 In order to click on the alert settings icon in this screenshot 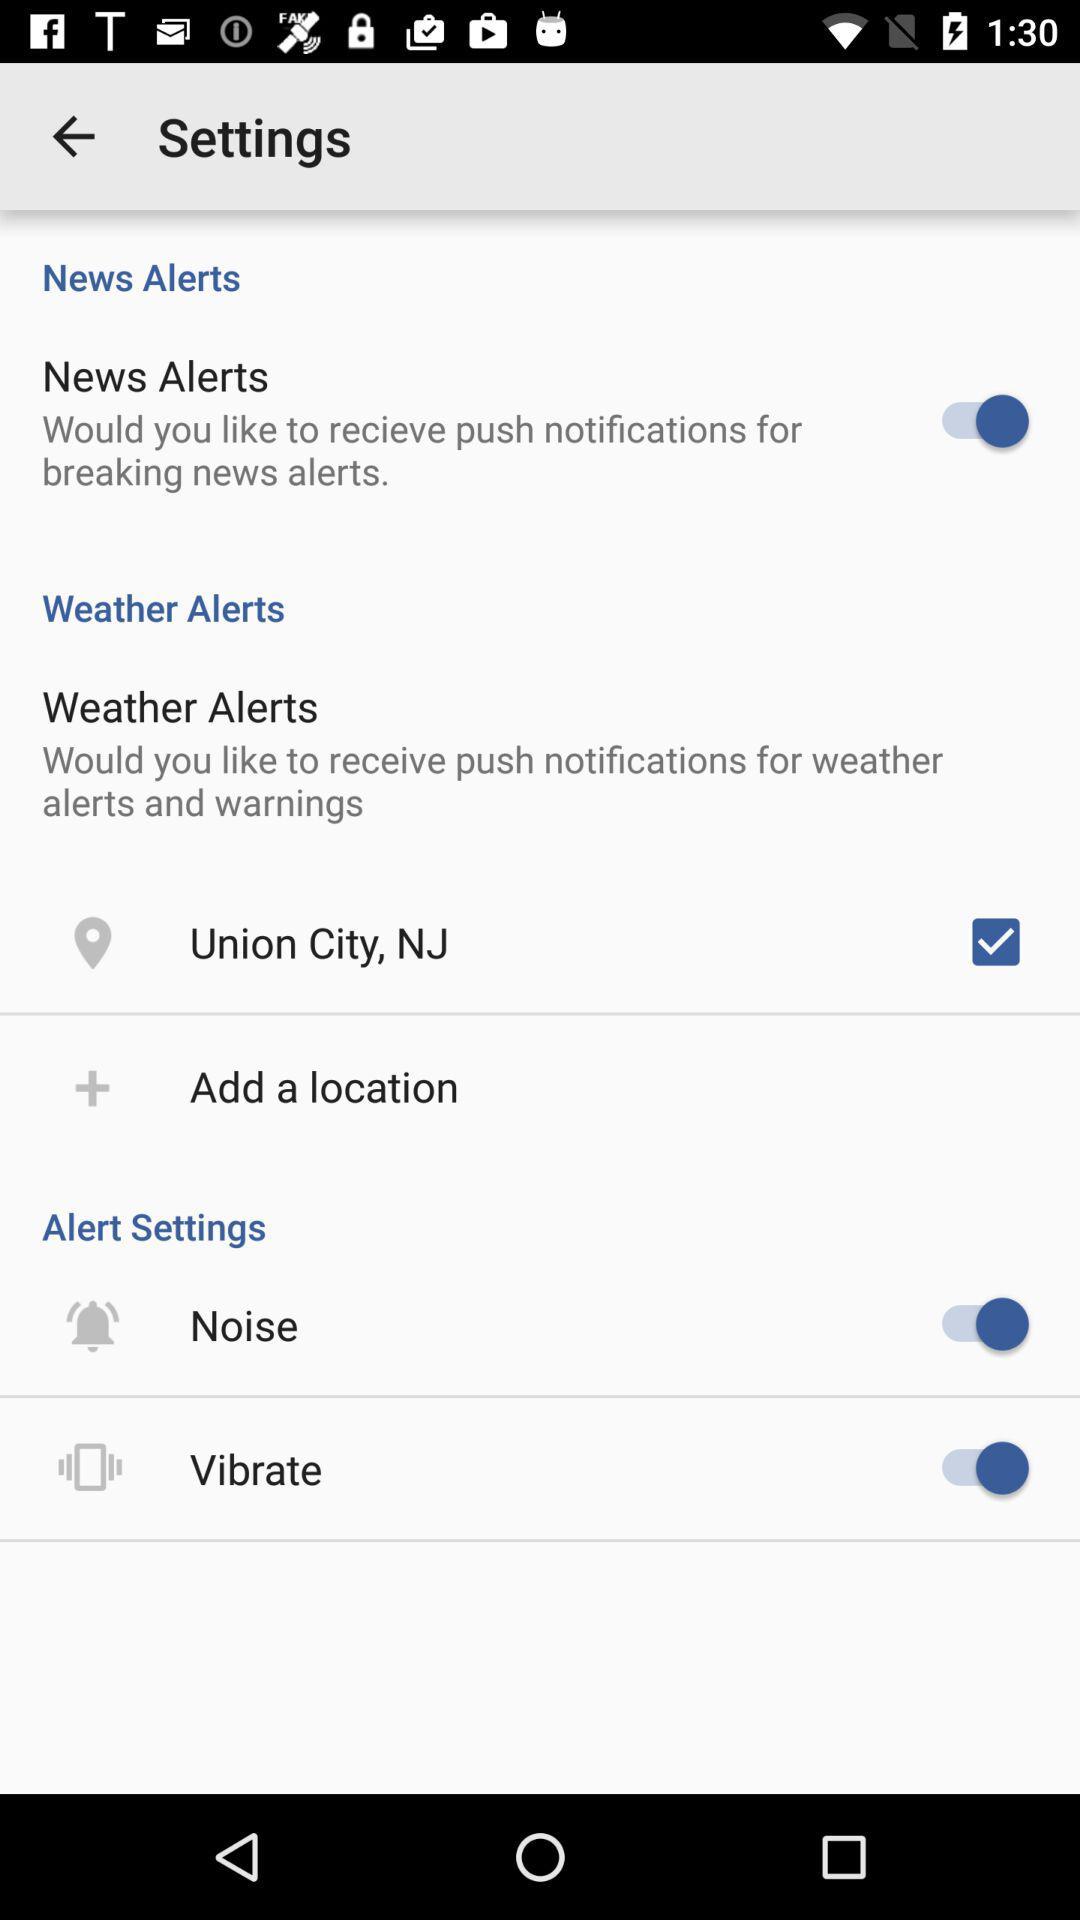, I will do `click(540, 1204)`.